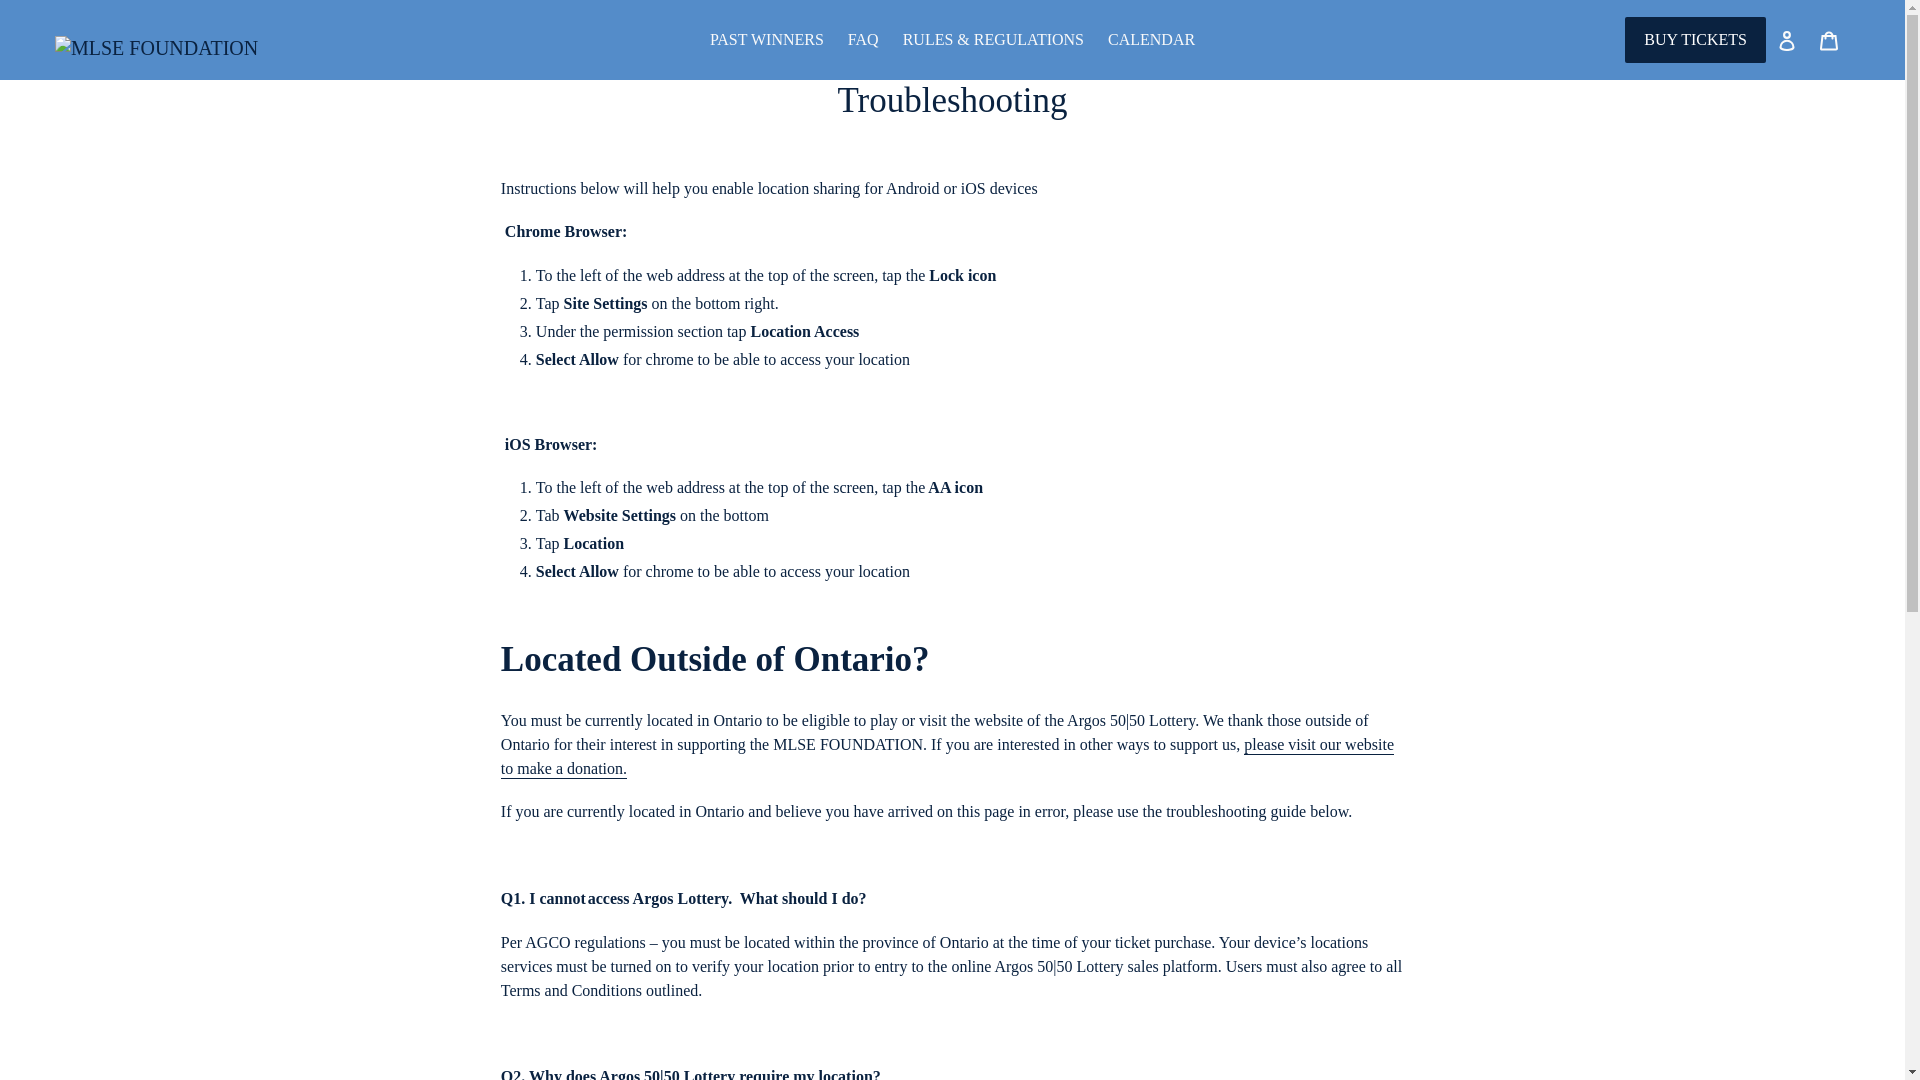 The height and width of the screenshot is (1080, 1920). Describe the element at coordinates (700, 39) in the screenshot. I see `'PAST WINNERS'` at that location.